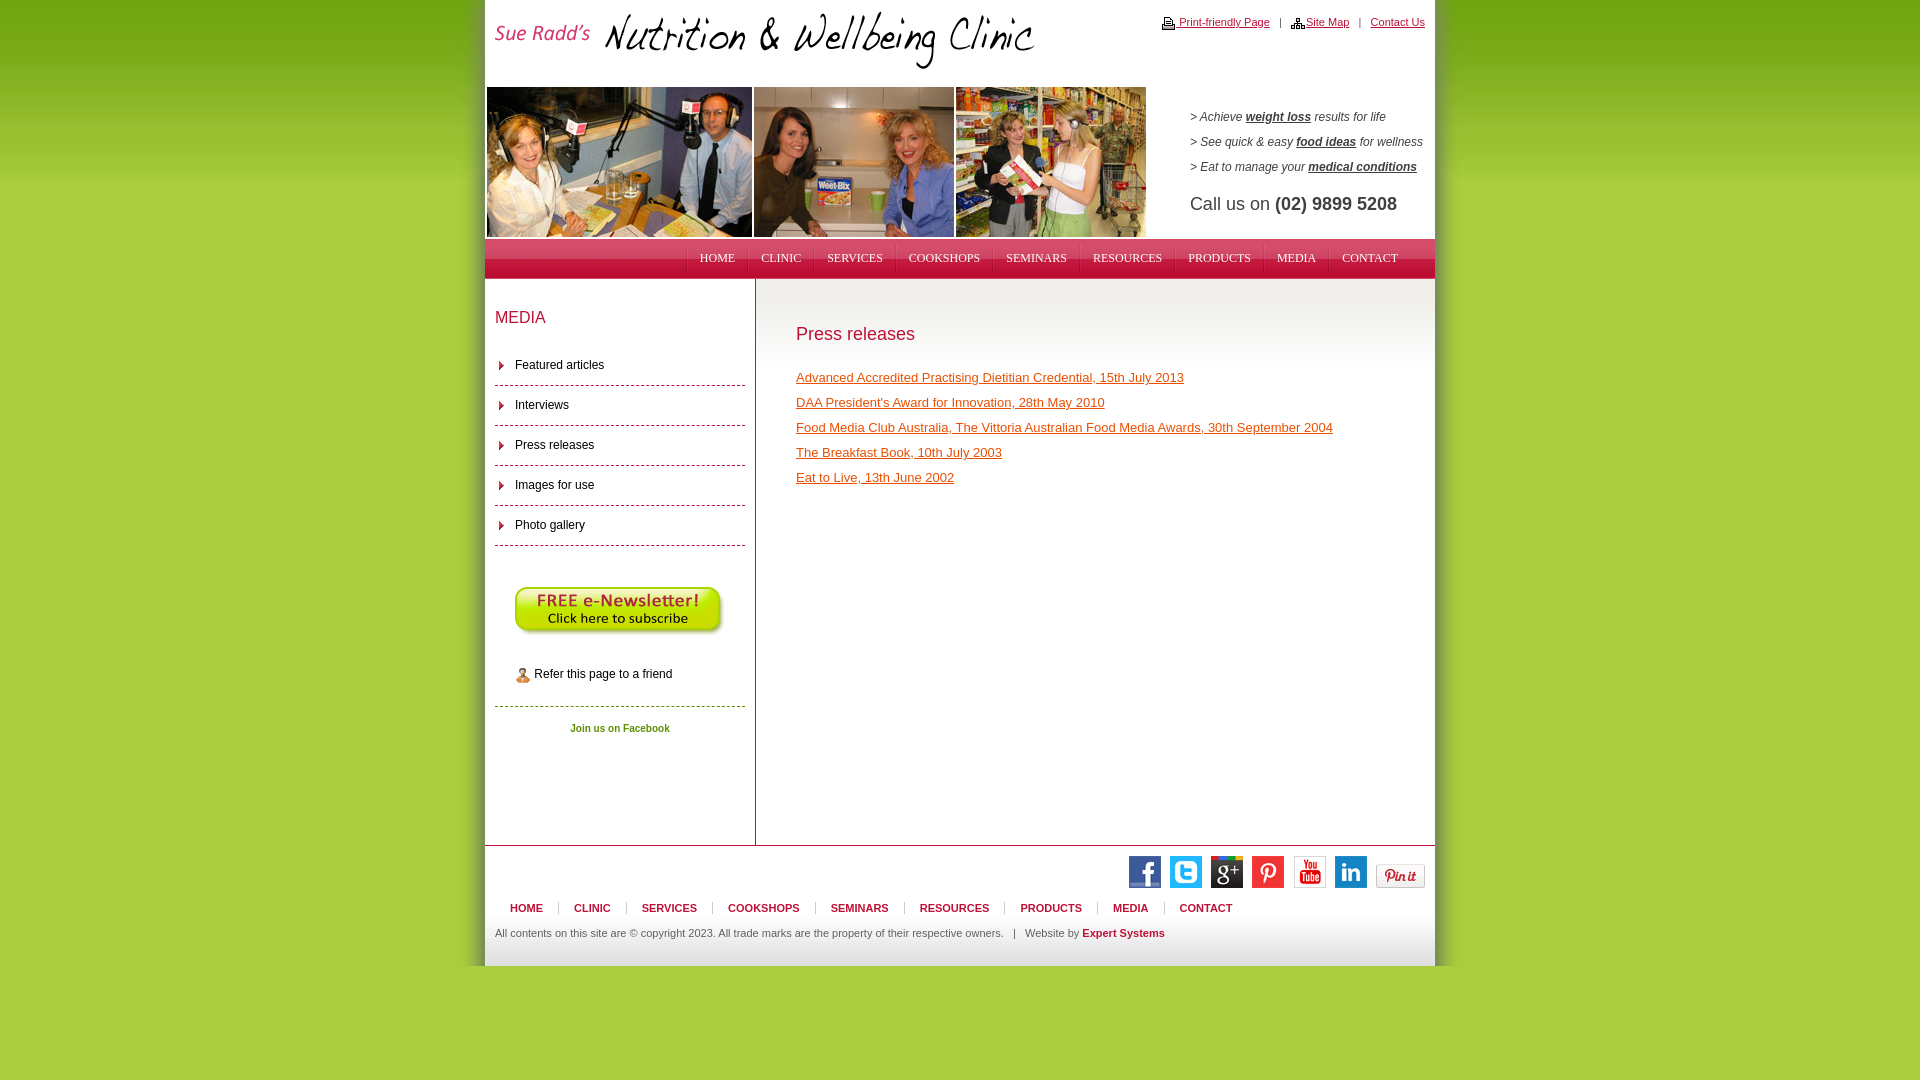 This screenshot has width=1920, height=1080. What do you see at coordinates (1361, 165) in the screenshot?
I see `'medical conditions'` at bounding box center [1361, 165].